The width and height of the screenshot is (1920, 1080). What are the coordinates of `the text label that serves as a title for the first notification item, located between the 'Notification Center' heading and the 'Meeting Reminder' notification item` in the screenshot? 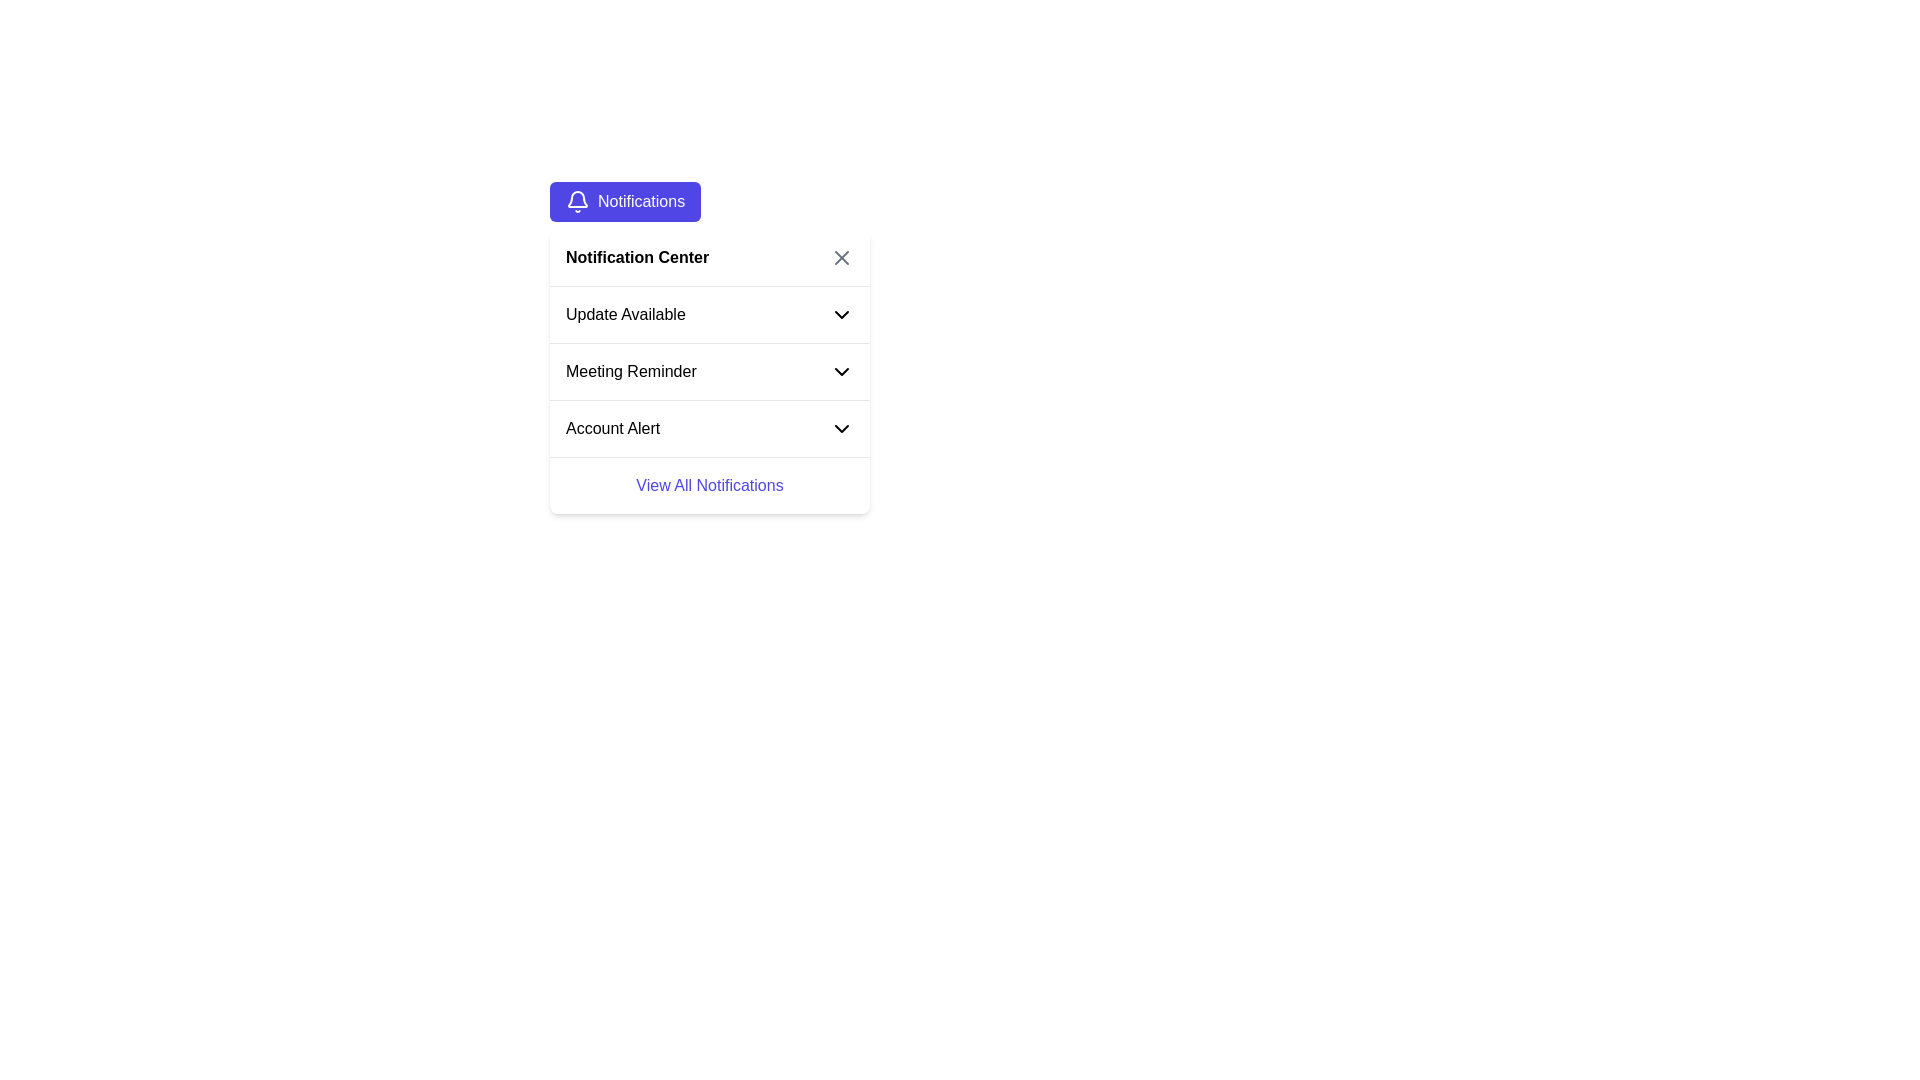 It's located at (624, 315).